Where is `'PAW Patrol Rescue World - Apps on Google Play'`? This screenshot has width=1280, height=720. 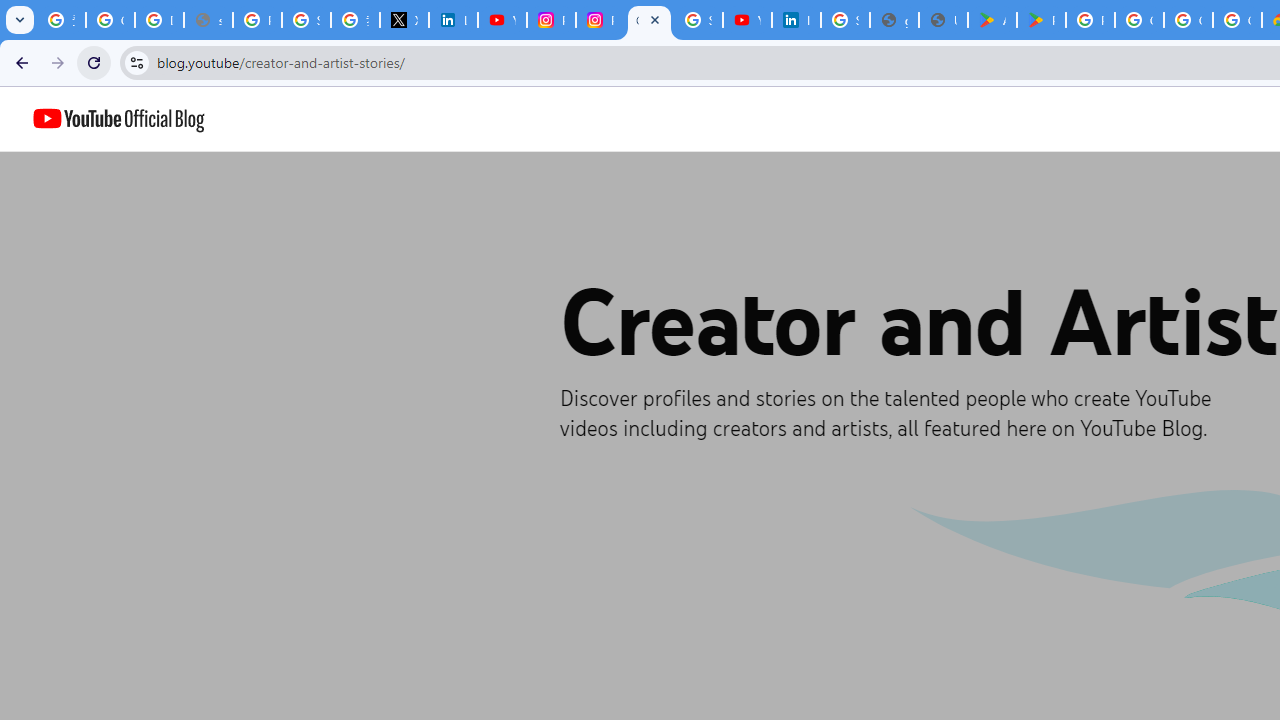 'PAW Patrol Rescue World - Apps on Google Play' is located at coordinates (1040, 20).